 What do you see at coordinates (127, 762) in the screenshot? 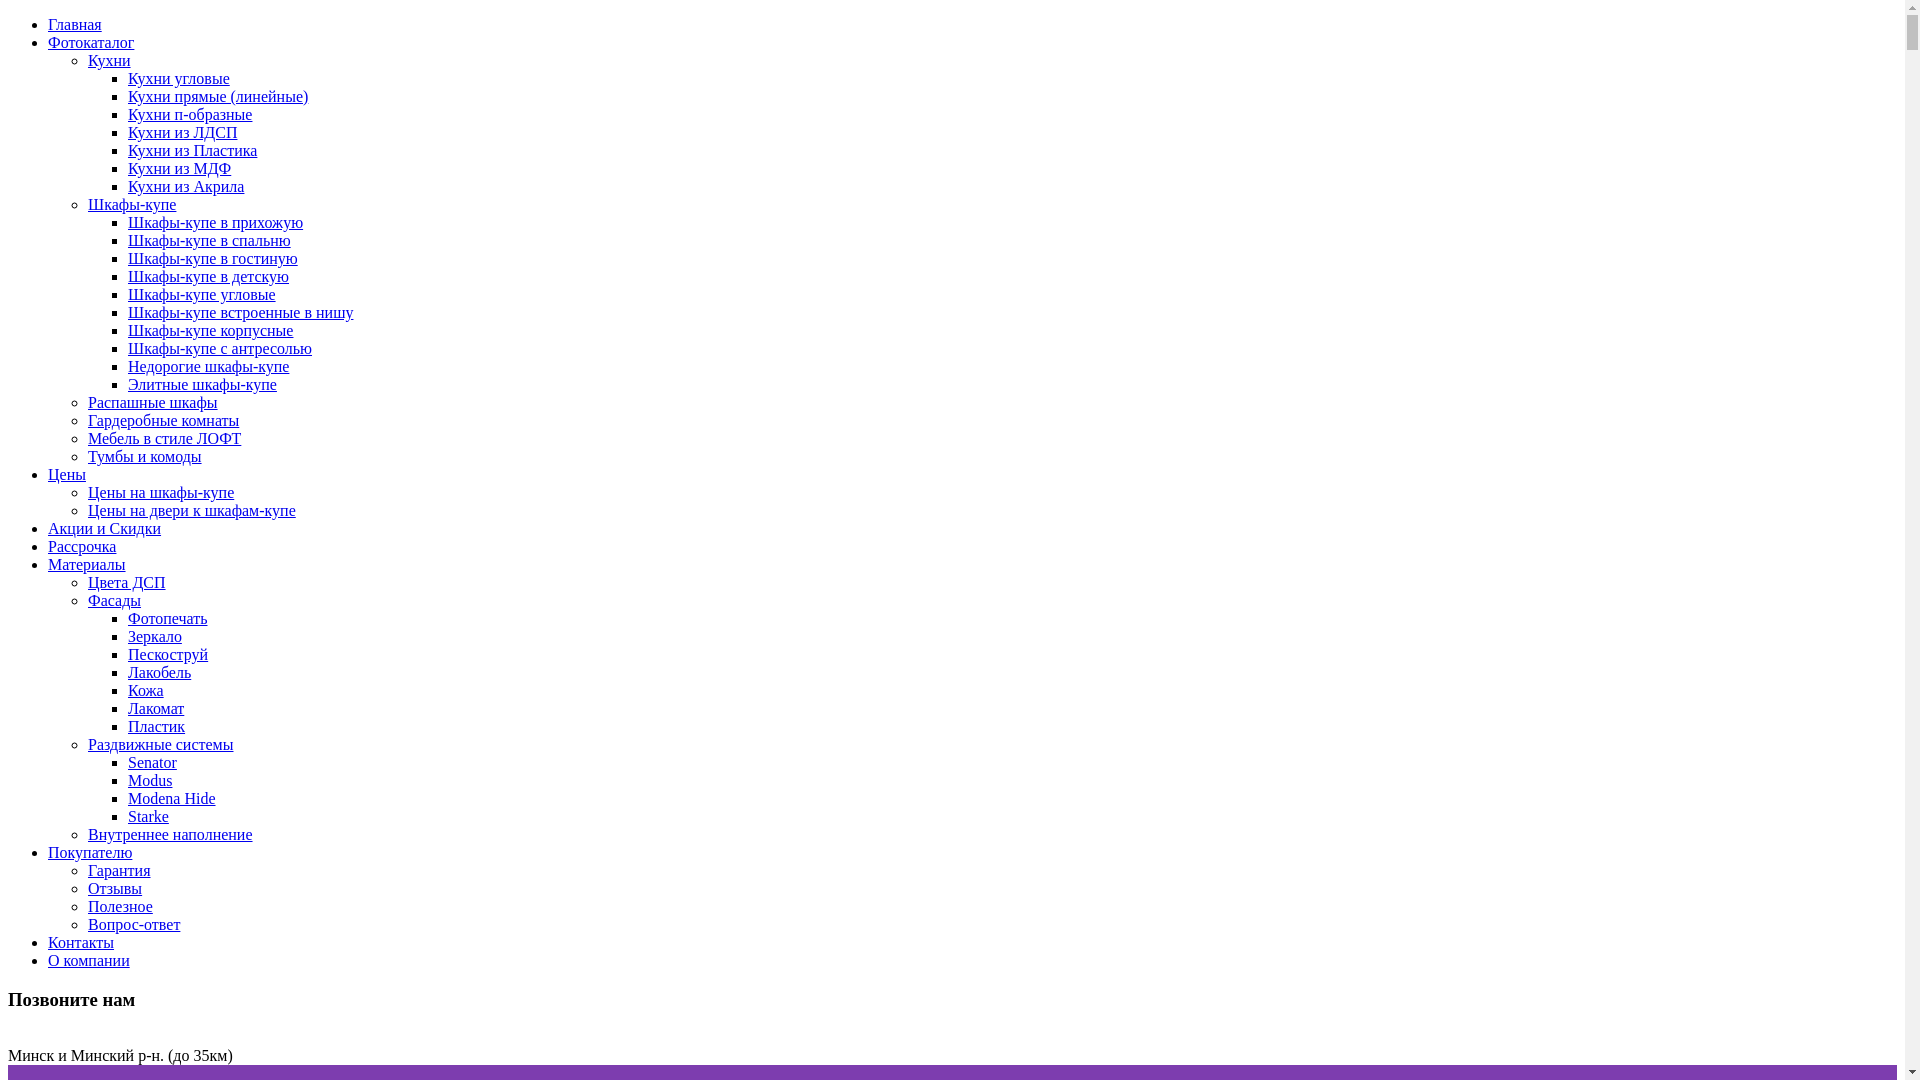
I see `'Senator'` at bounding box center [127, 762].